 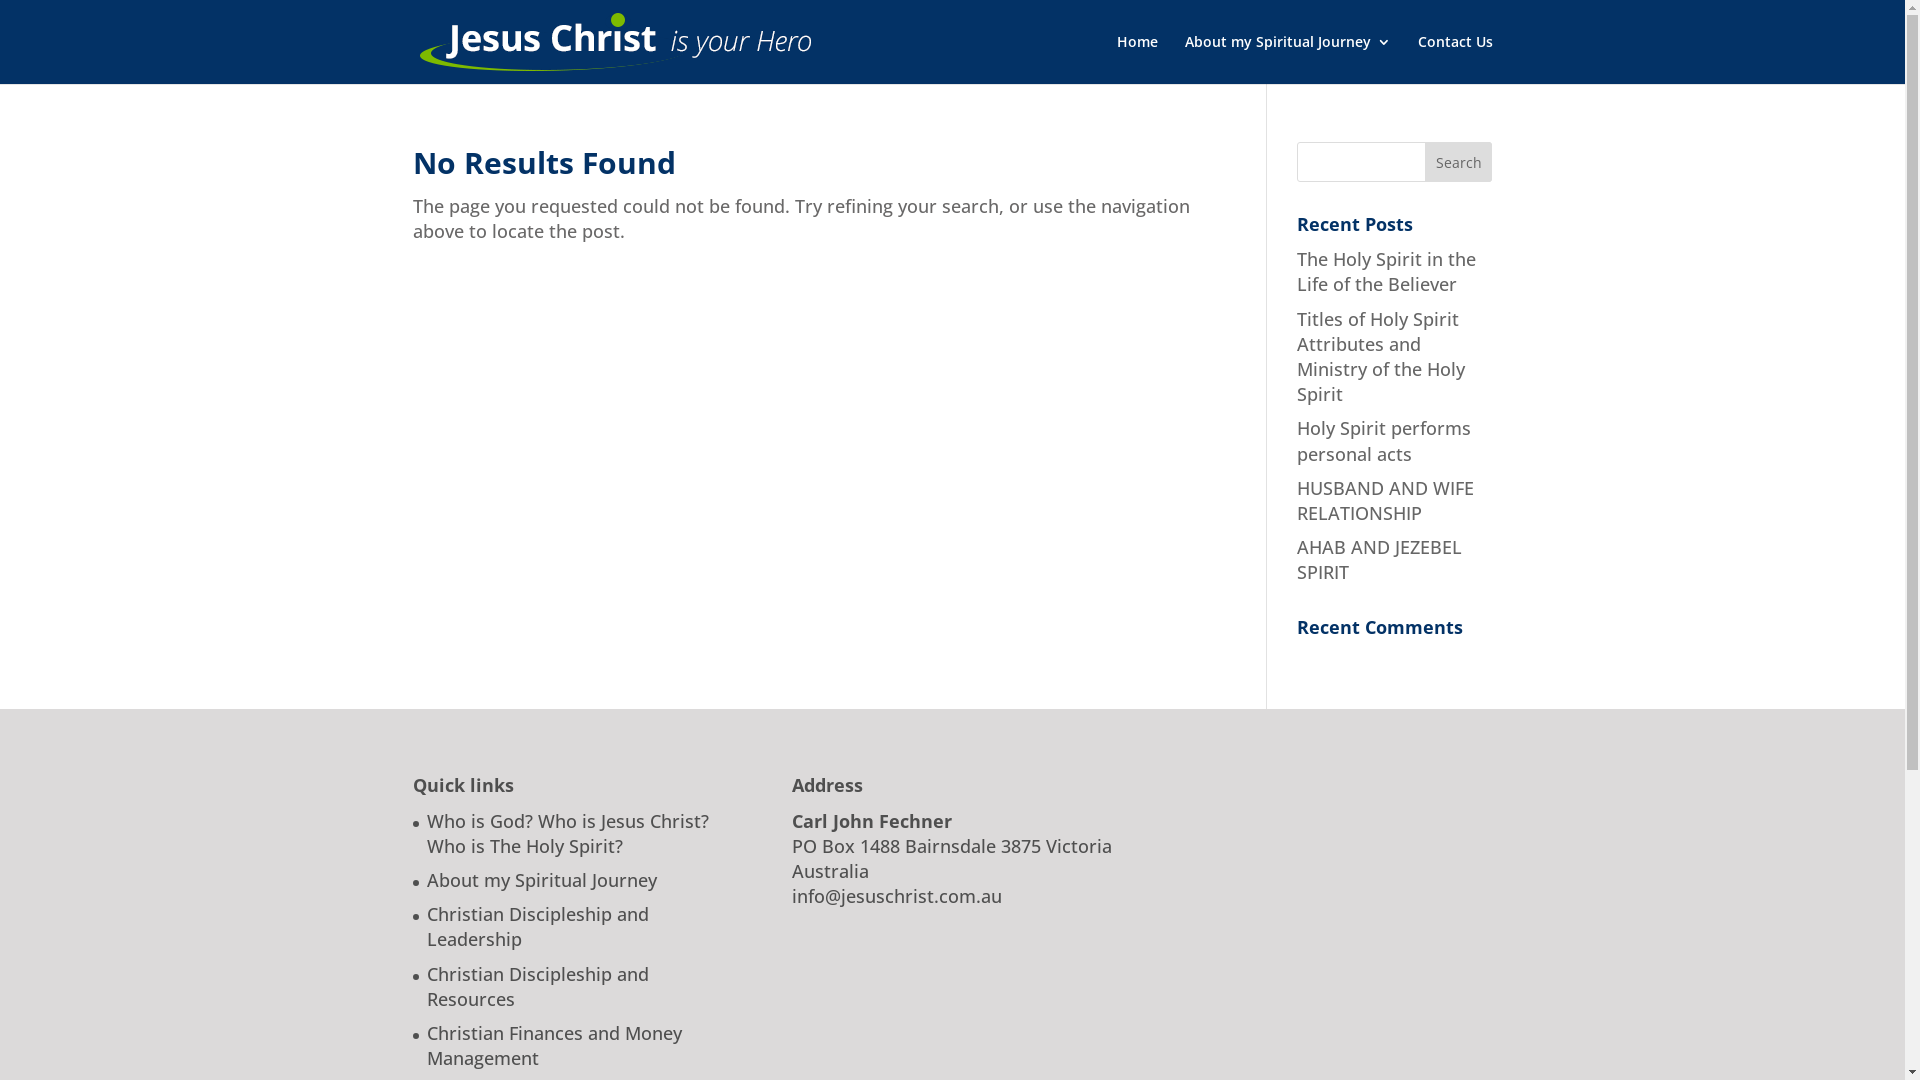 I want to click on 'Christian Discipleship and Resources', so click(x=537, y=985).